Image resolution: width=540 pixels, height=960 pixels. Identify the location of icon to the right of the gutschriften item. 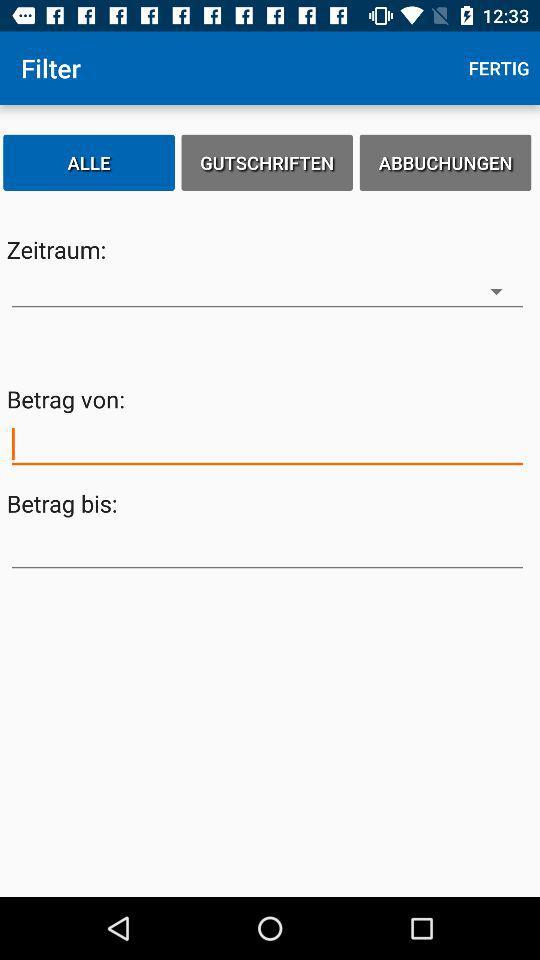
(445, 161).